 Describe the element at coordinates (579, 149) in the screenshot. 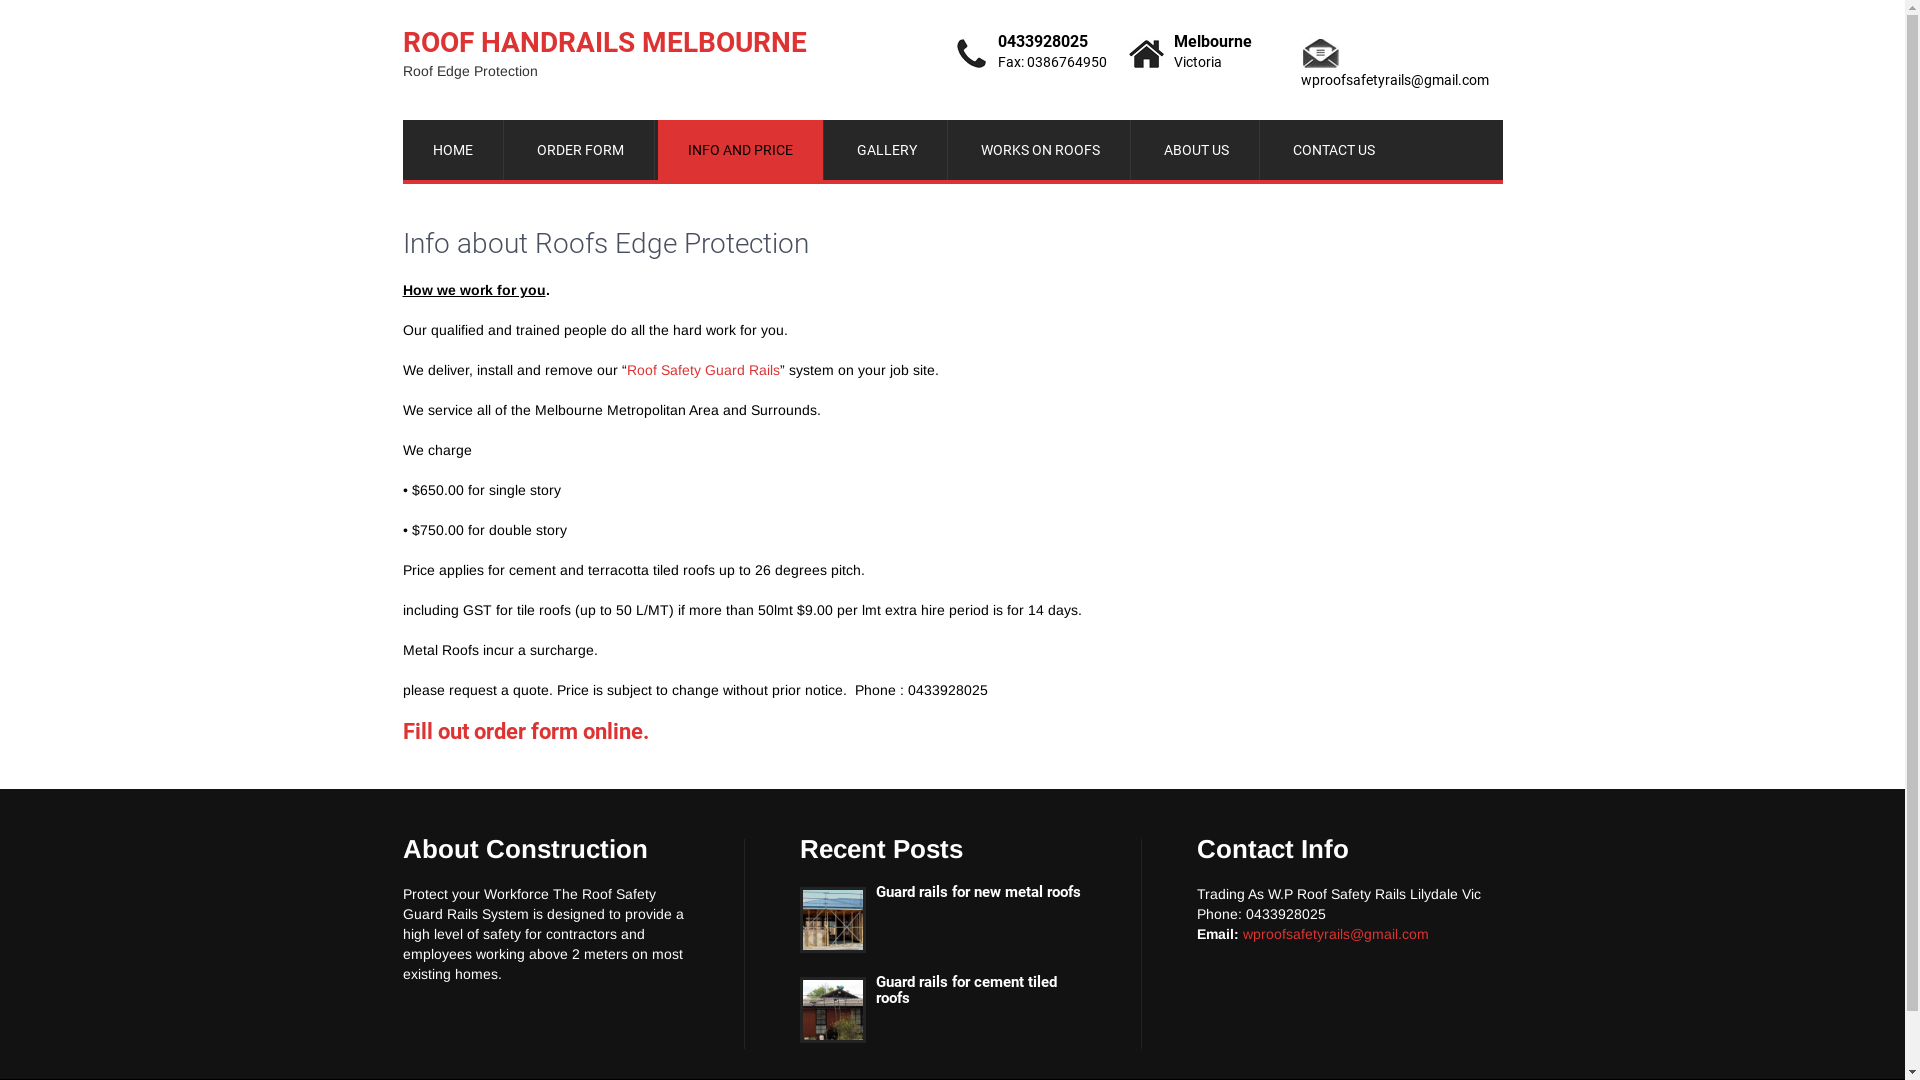

I see `'ORDER FORM'` at that location.